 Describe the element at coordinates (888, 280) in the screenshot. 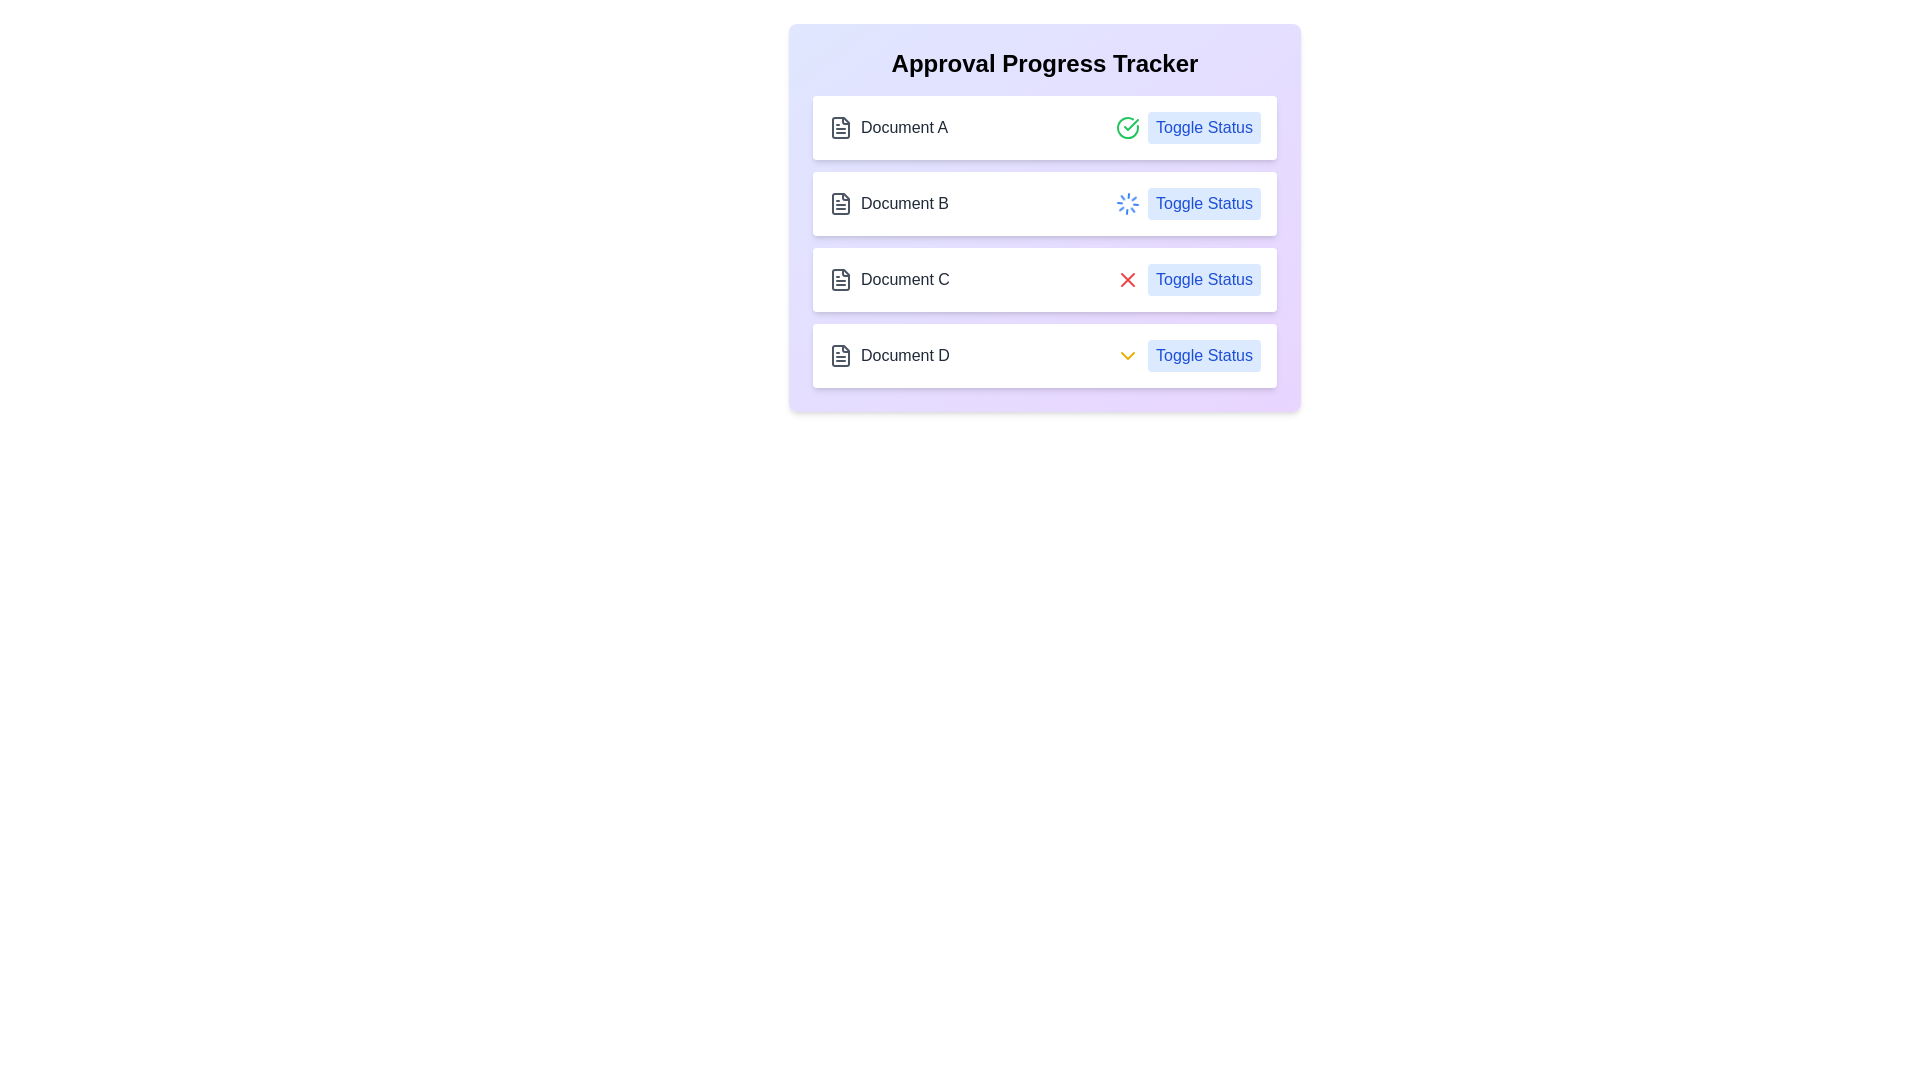

I see `the static text label displaying 'Document C' which is positioned in the third row of the 'Approval Progress Tracker' interface, between 'Document B' and 'Document D'` at that location.